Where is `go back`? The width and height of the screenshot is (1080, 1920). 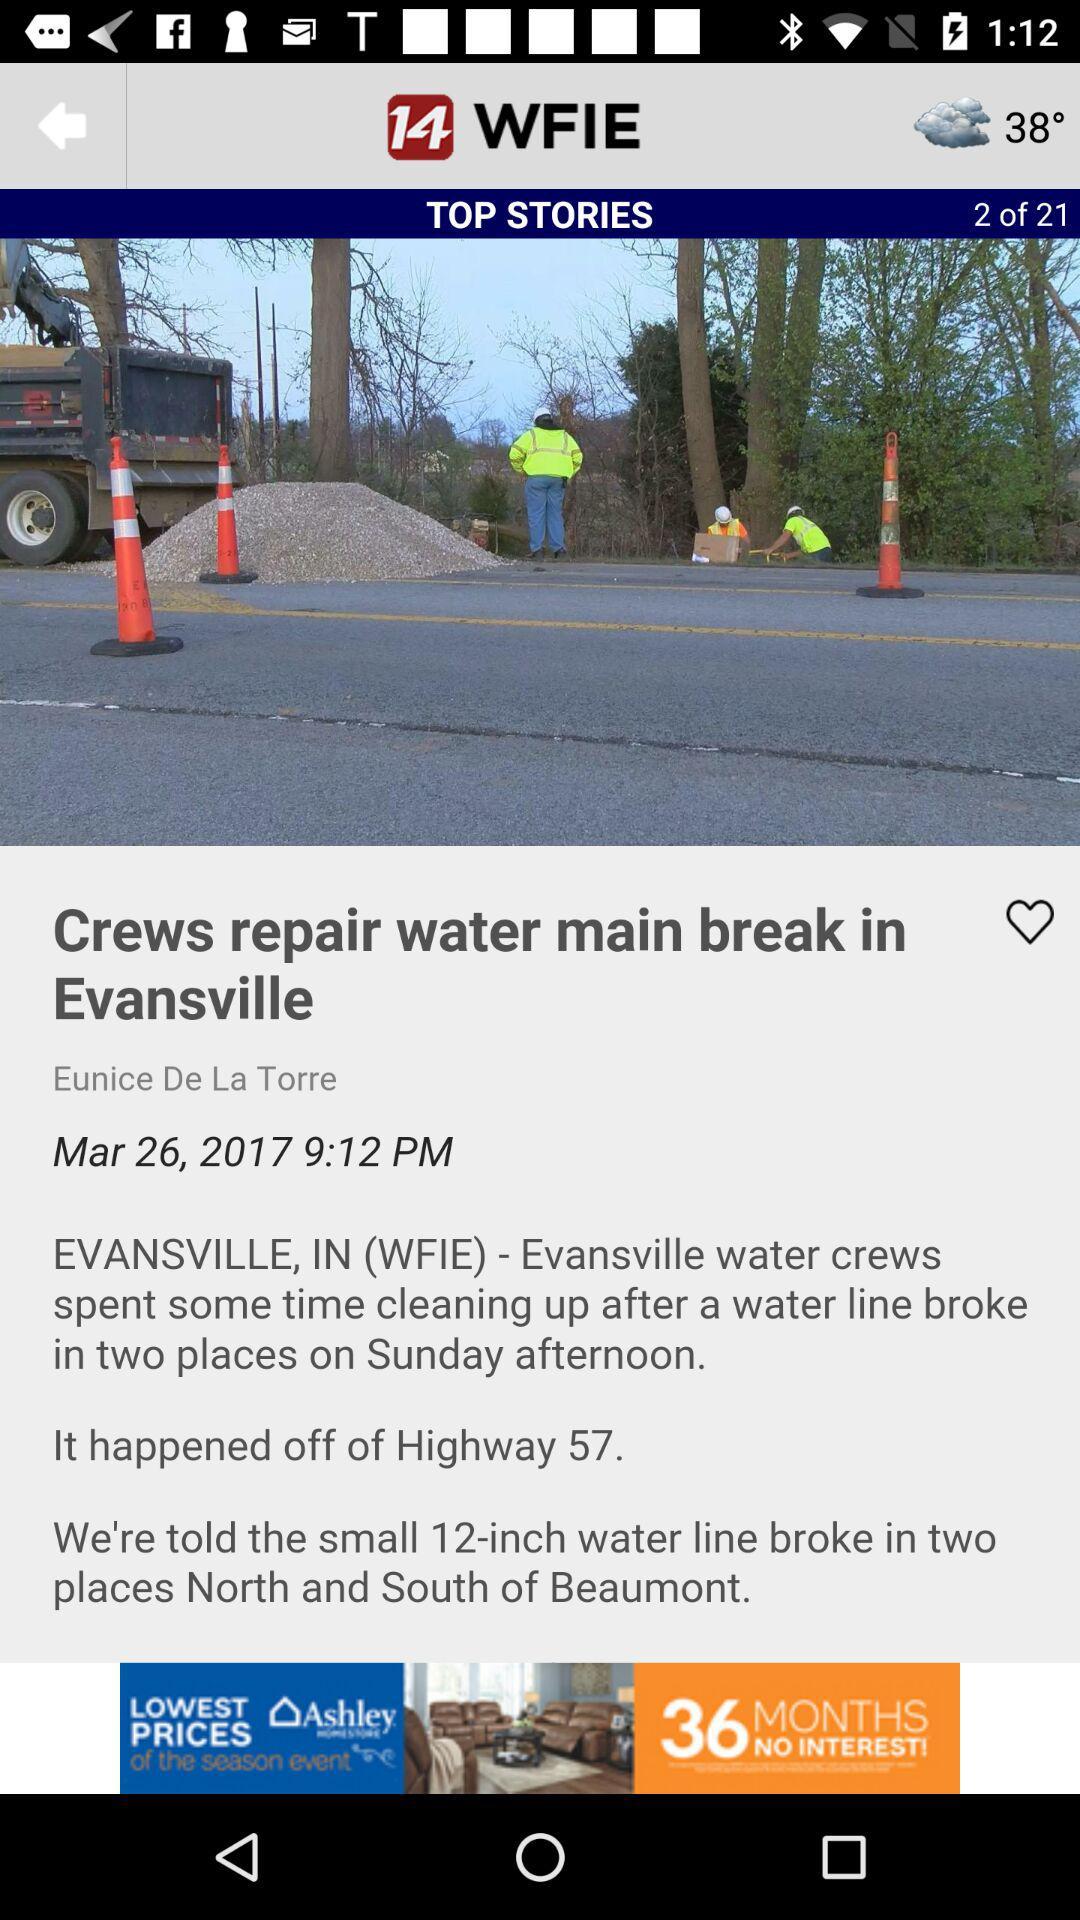 go back is located at coordinates (61, 124).